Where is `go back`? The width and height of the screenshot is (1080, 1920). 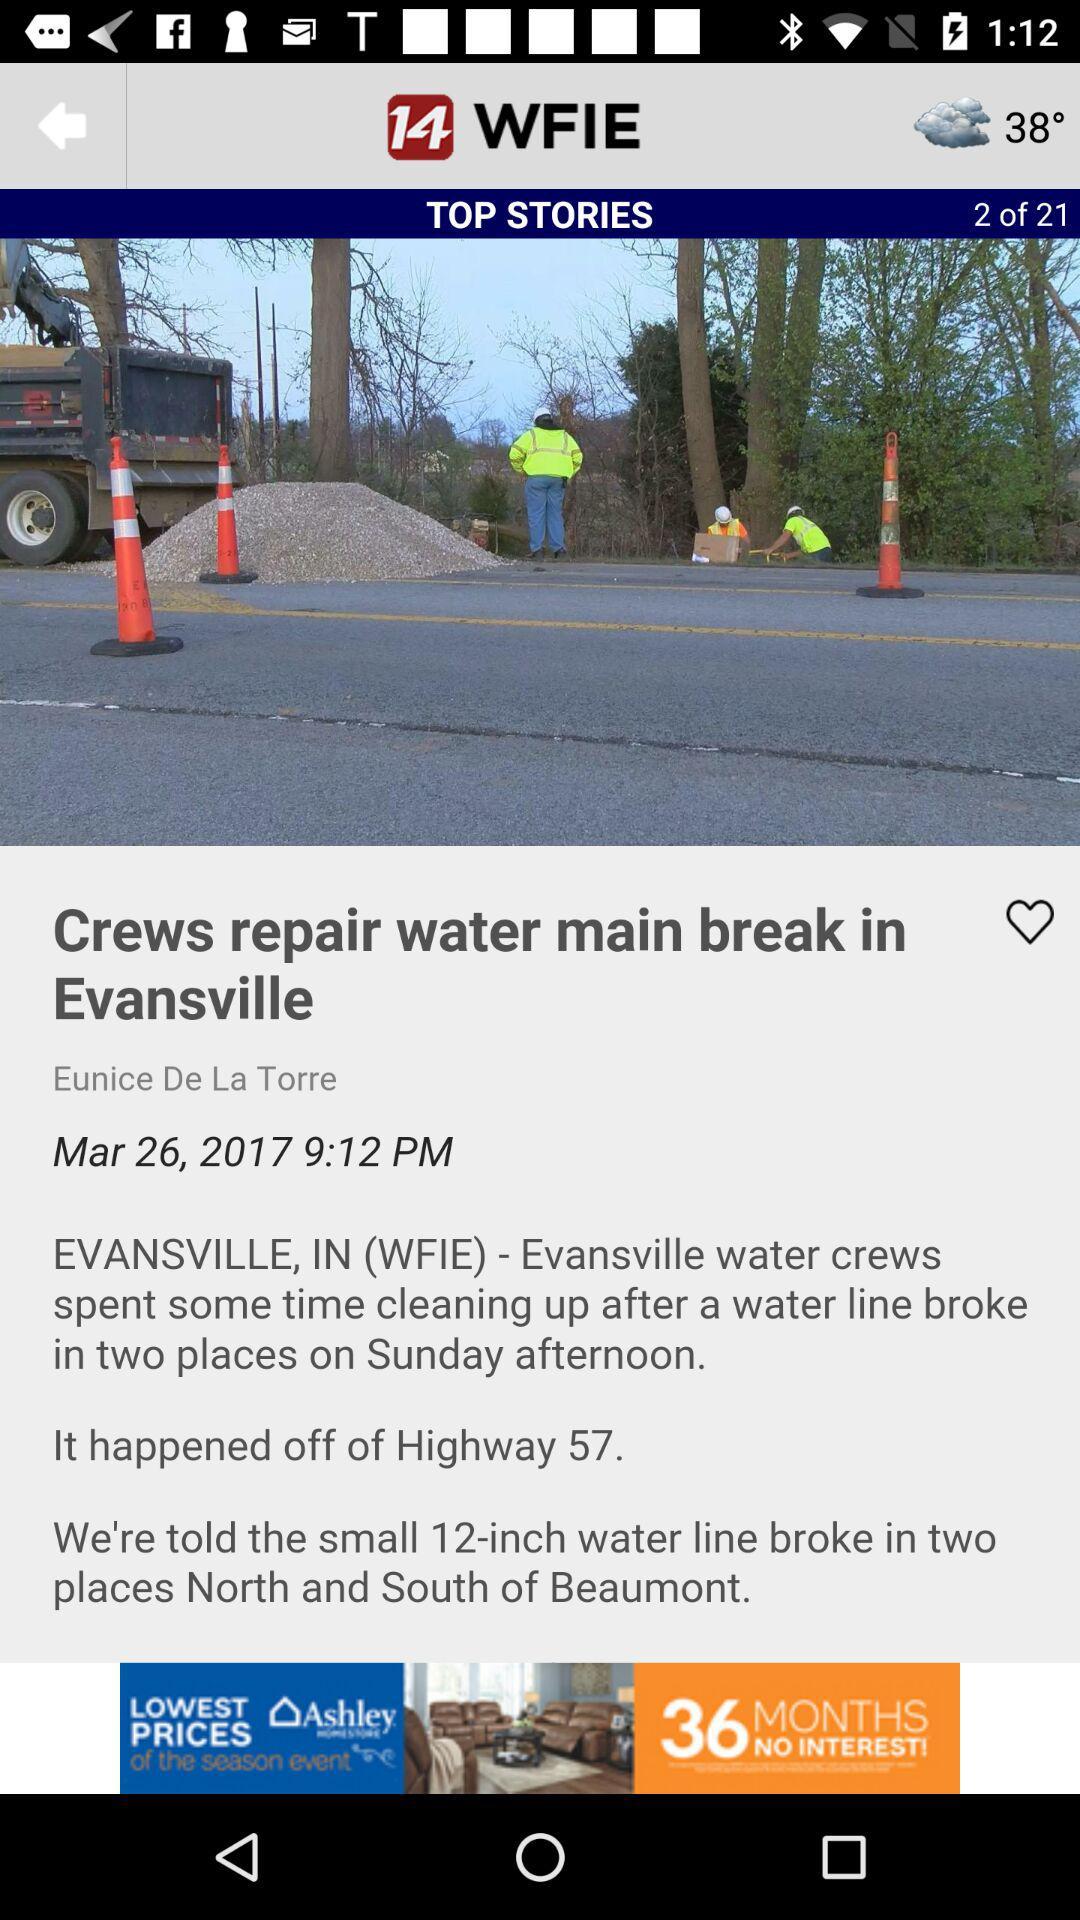 go back is located at coordinates (61, 124).